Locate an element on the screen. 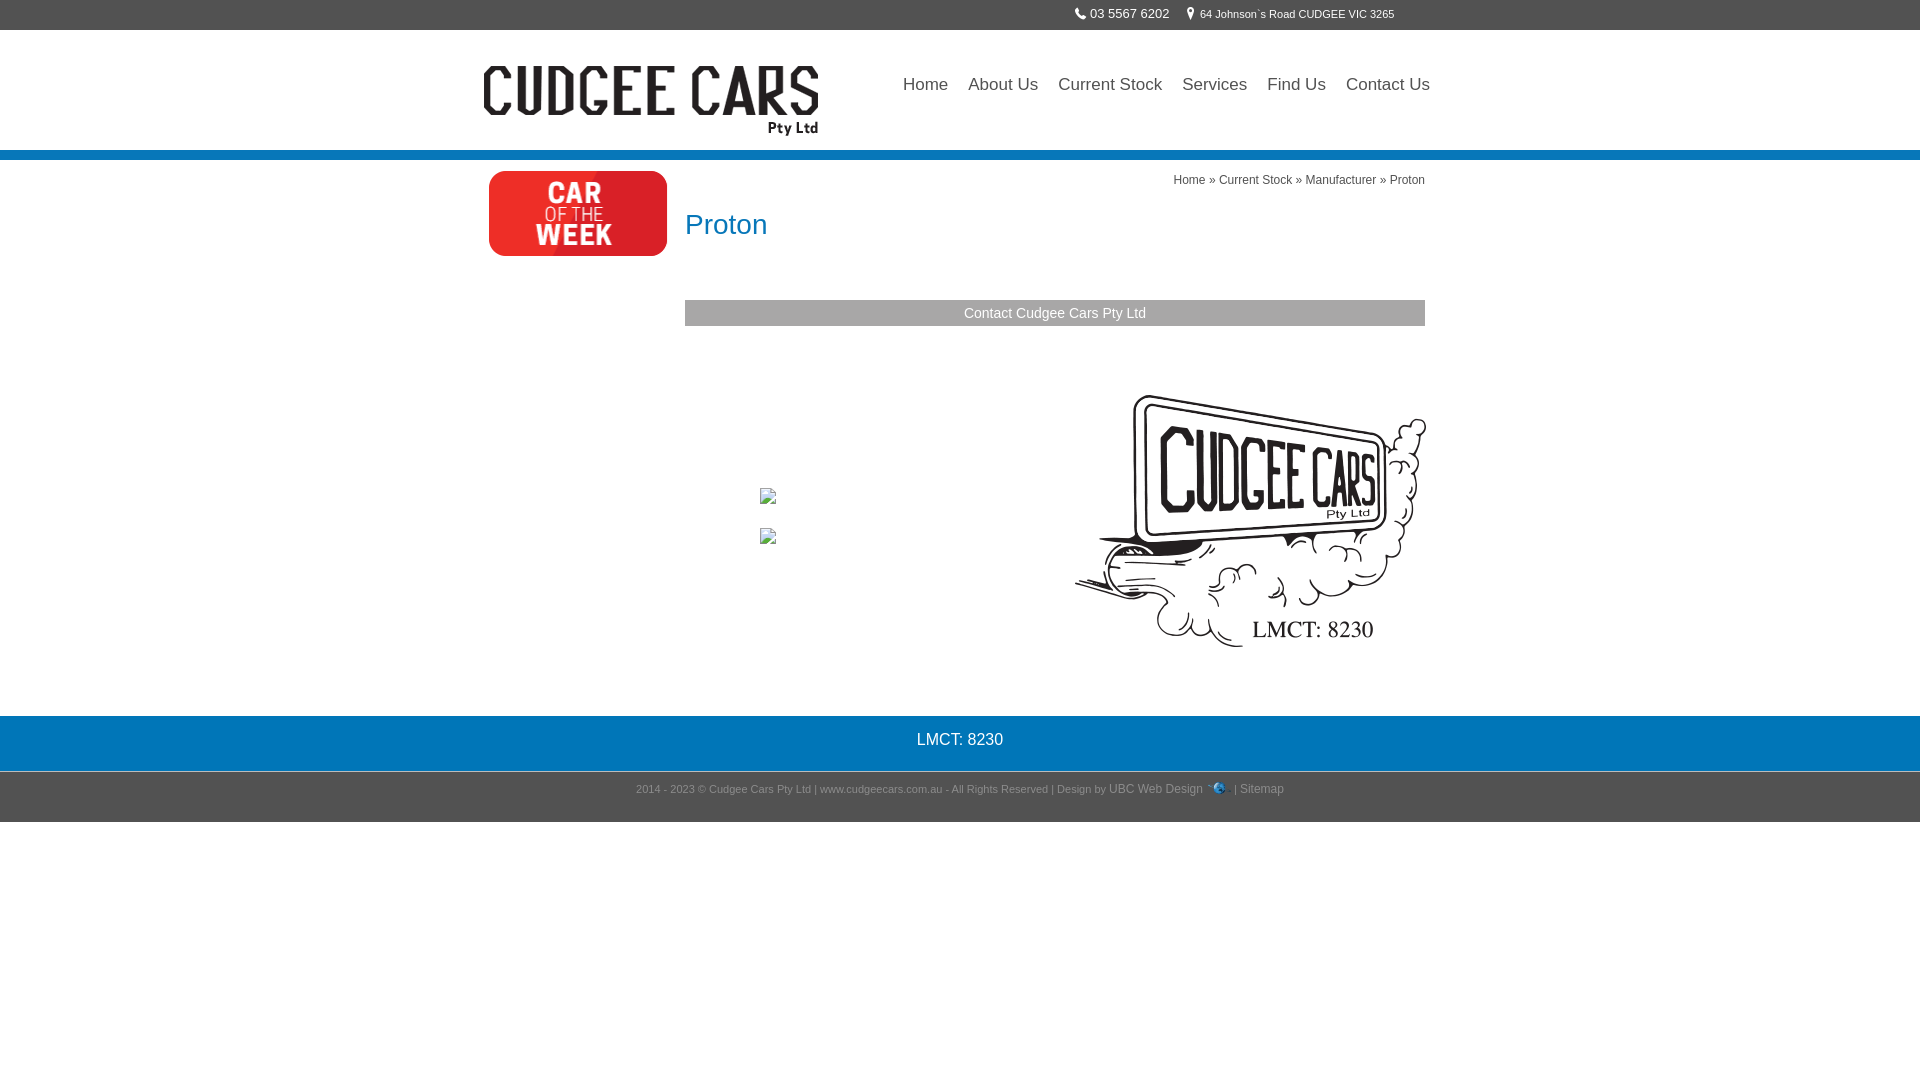 The width and height of the screenshot is (1920, 1080). 'Cudgee Cars Pty Ltd' is located at coordinates (652, 97).